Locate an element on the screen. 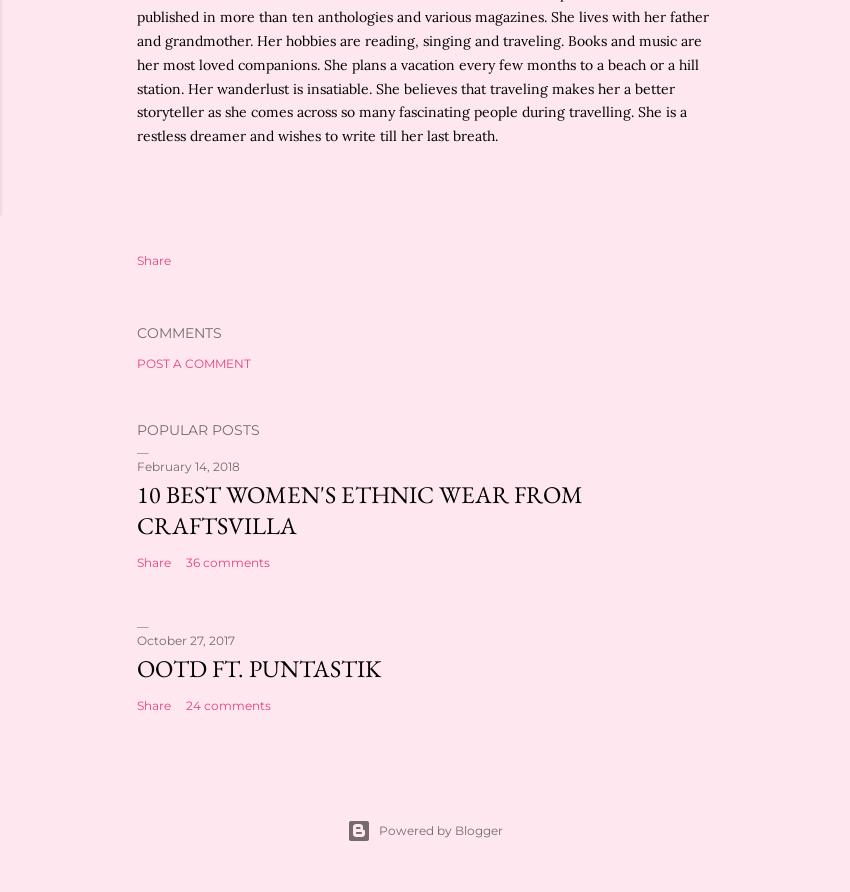 Image resolution: width=850 pixels, height=892 pixels. 'Post a Comment' is located at coordinates (192, 362).